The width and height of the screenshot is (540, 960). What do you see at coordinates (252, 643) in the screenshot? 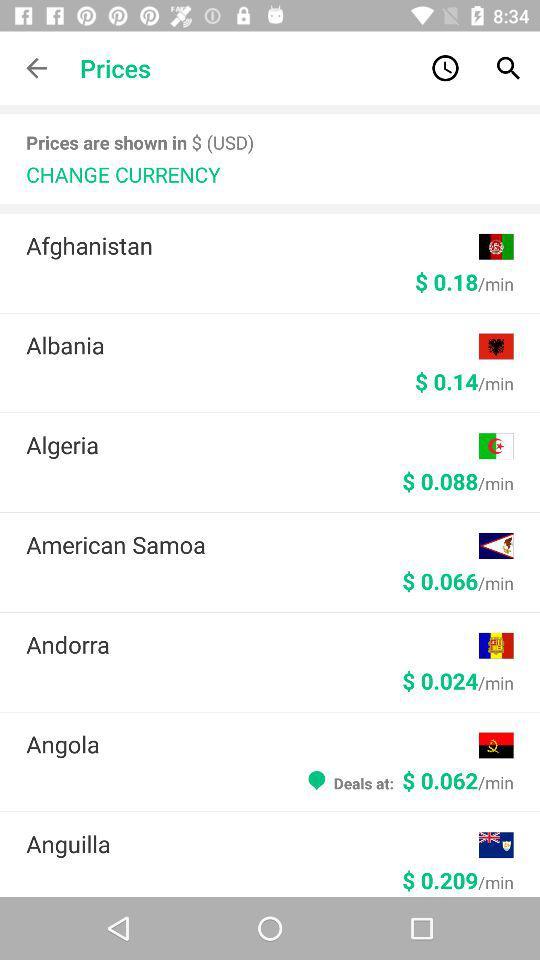
I see `the icon above $ 0.024/min` at bounding box center [252, 643].